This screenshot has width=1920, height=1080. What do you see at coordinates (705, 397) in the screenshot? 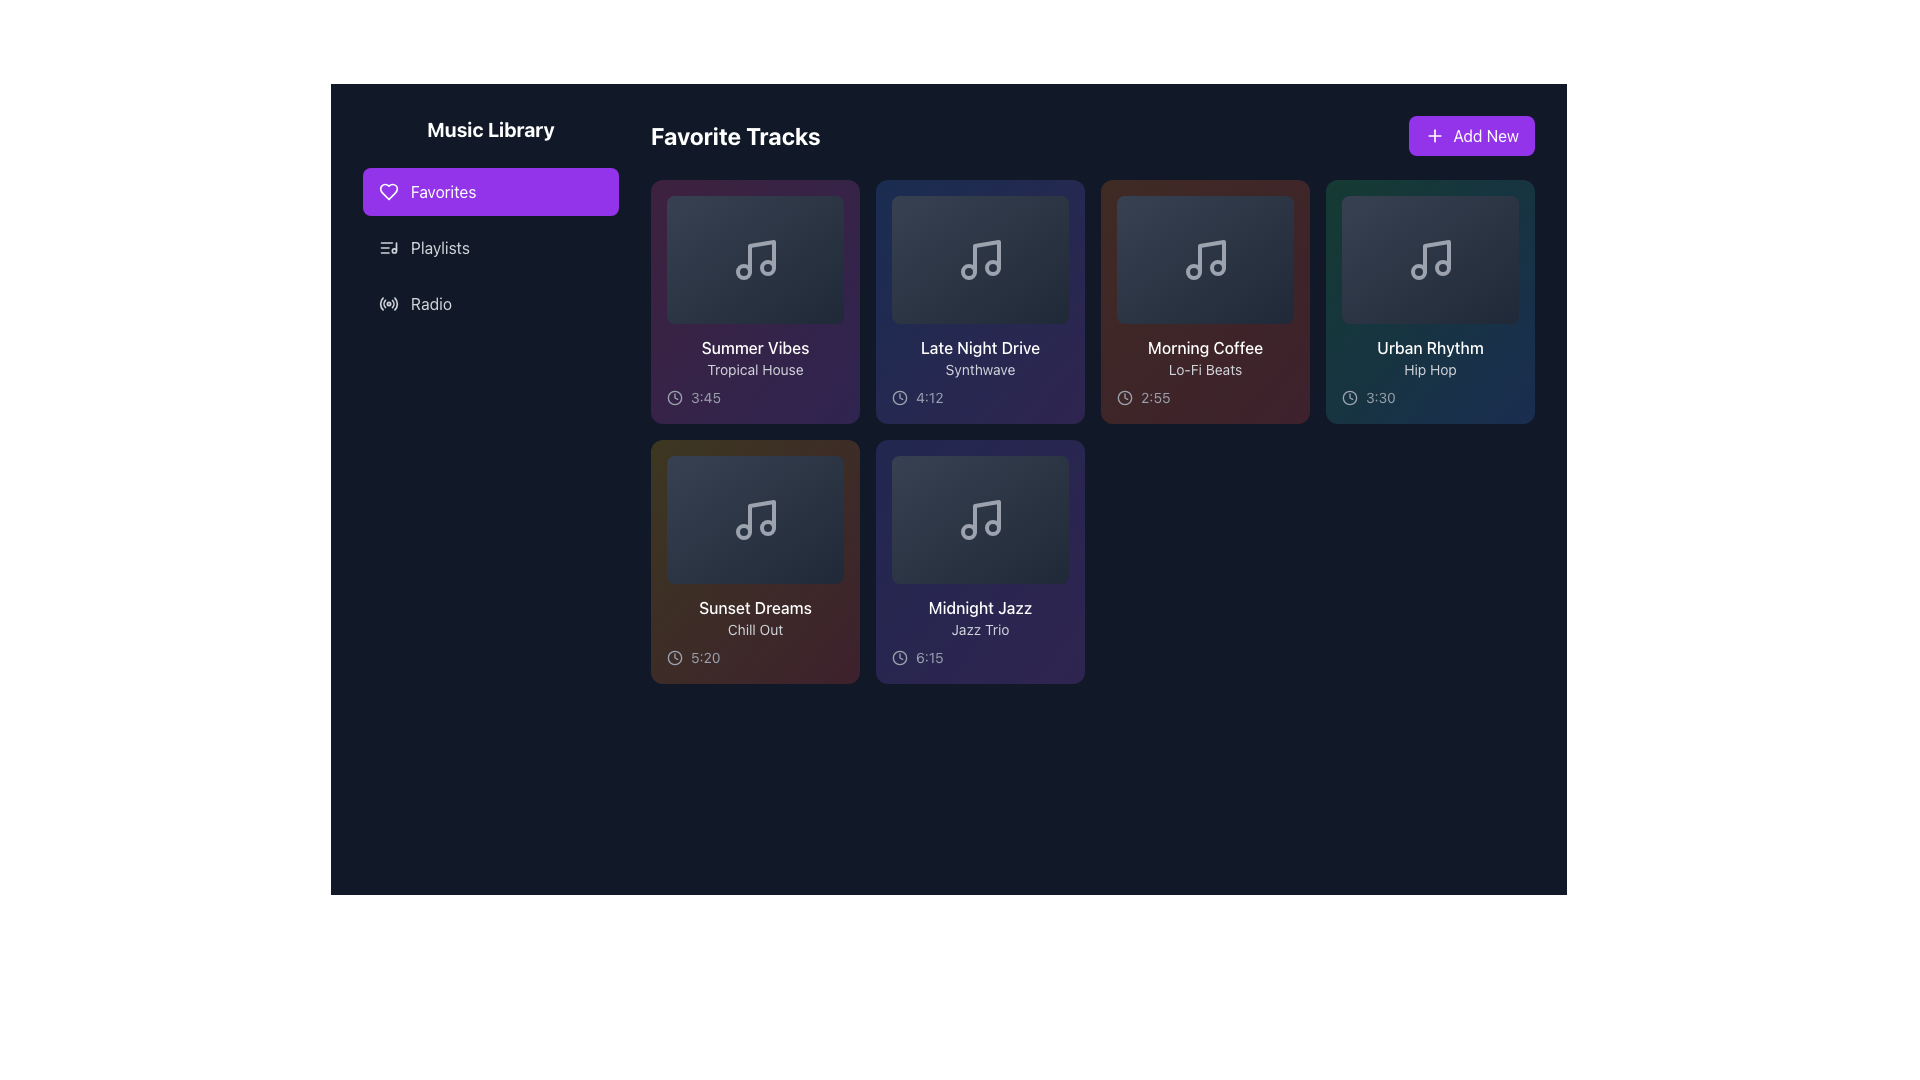
I see `the text label displaying the time duration '3:45', located below the title 'Summer Vibes' and to the right of a clock icon in the 'Favorite Tracks' area` at bounding box center [705, 397].